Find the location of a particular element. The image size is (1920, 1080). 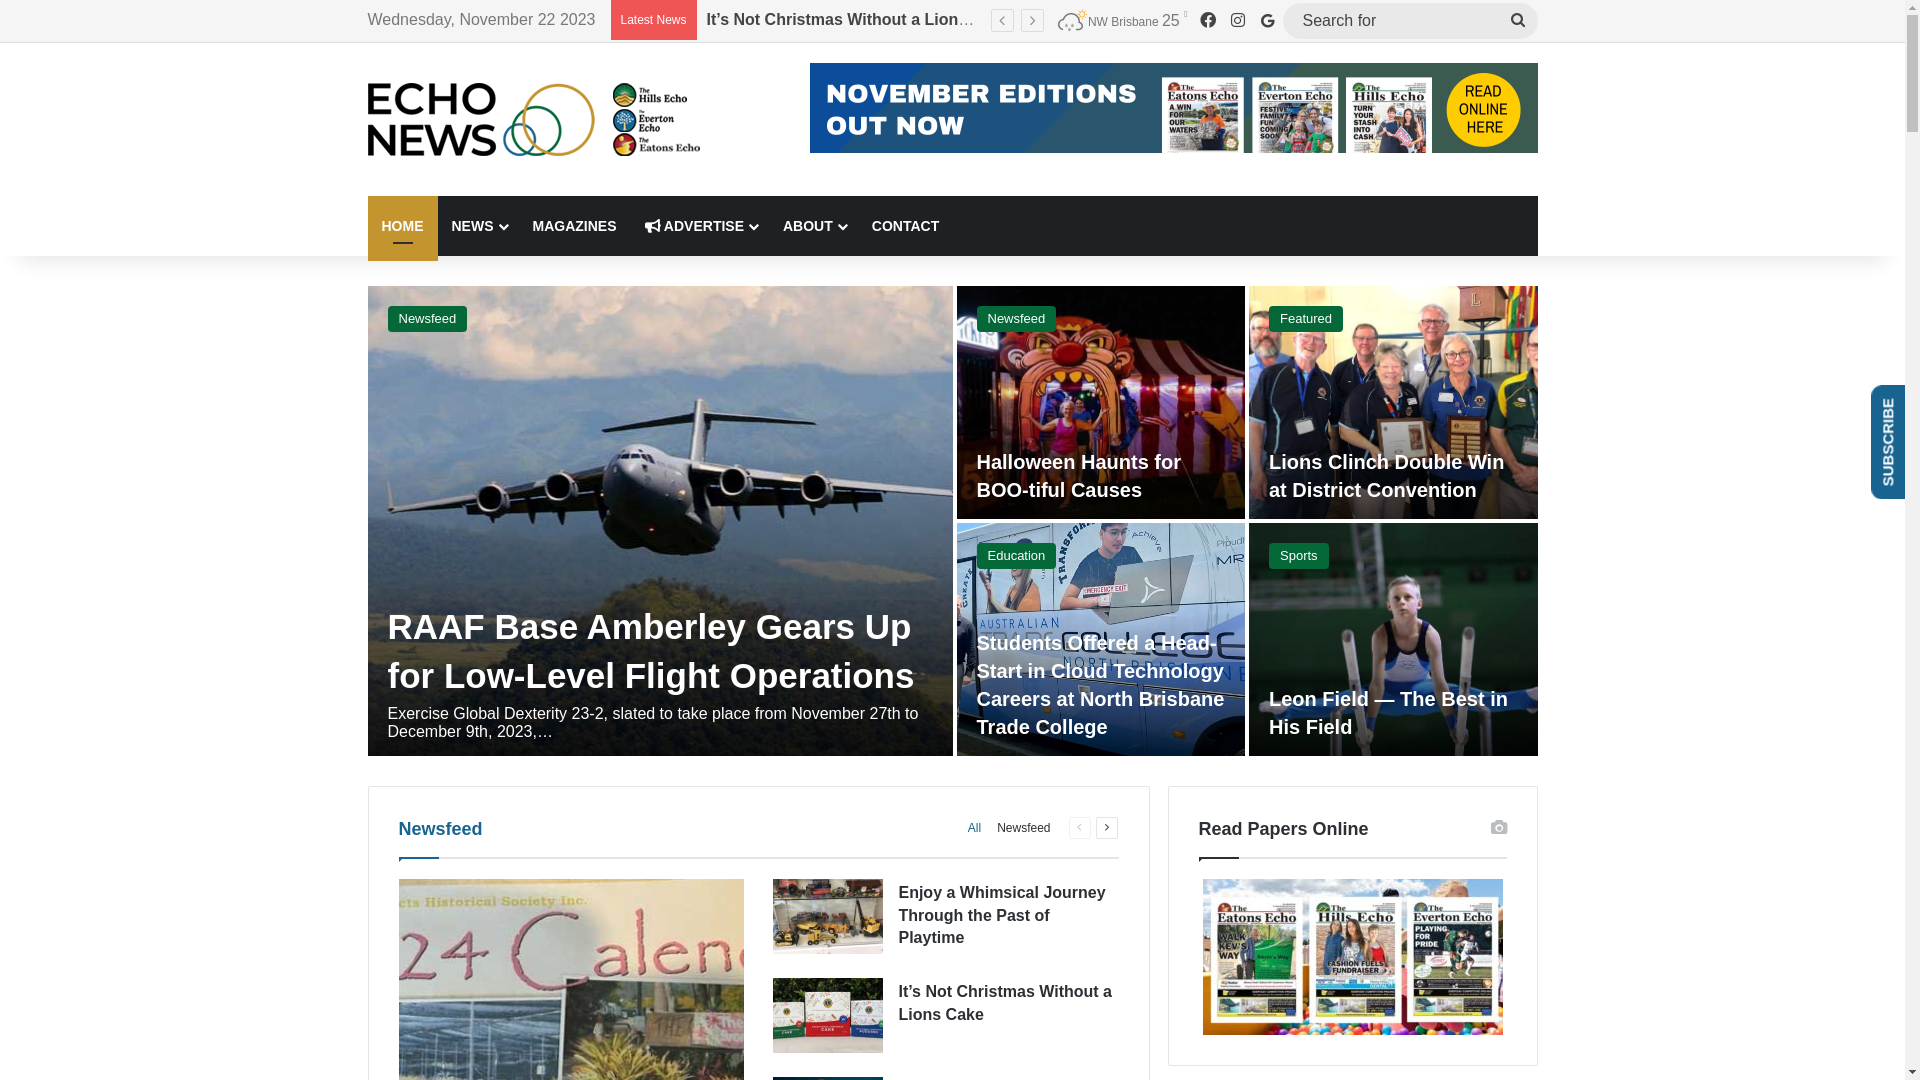

'Search for' is located at coordinates (1408, 20).